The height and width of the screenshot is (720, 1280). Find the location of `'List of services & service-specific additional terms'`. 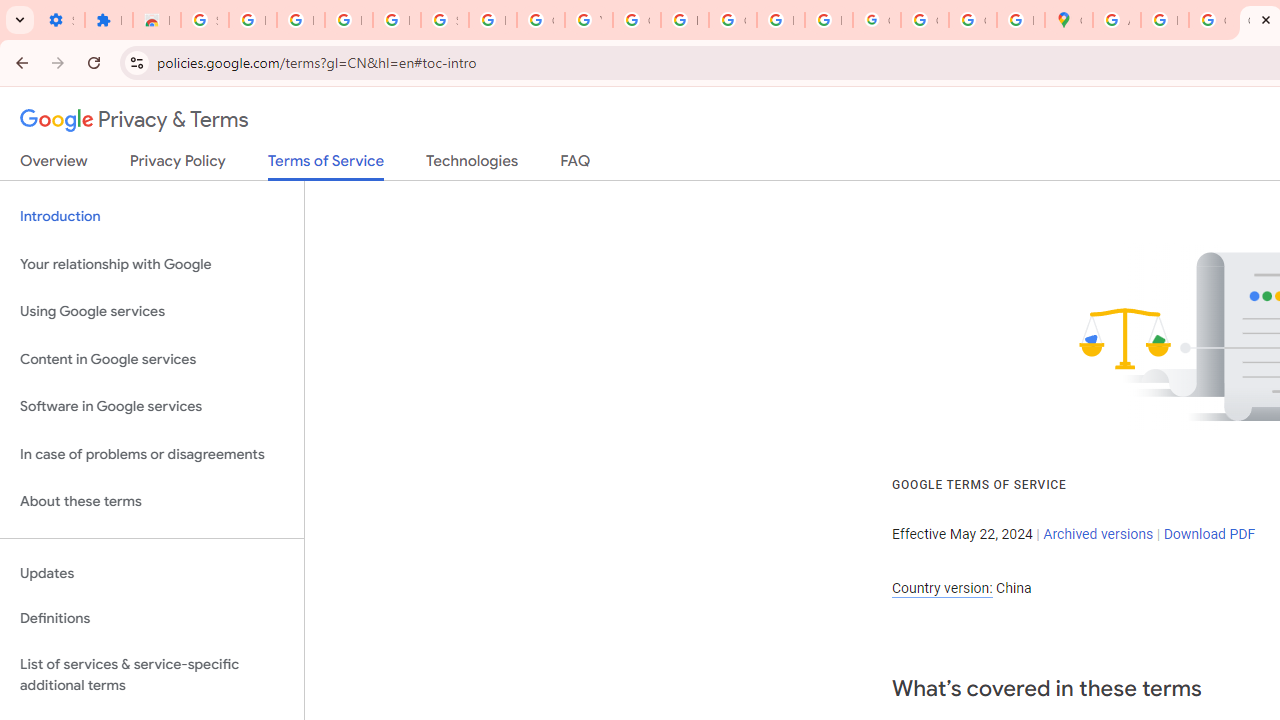

'List of services & service-specific additional terms' is located at coordinates (151, 675).